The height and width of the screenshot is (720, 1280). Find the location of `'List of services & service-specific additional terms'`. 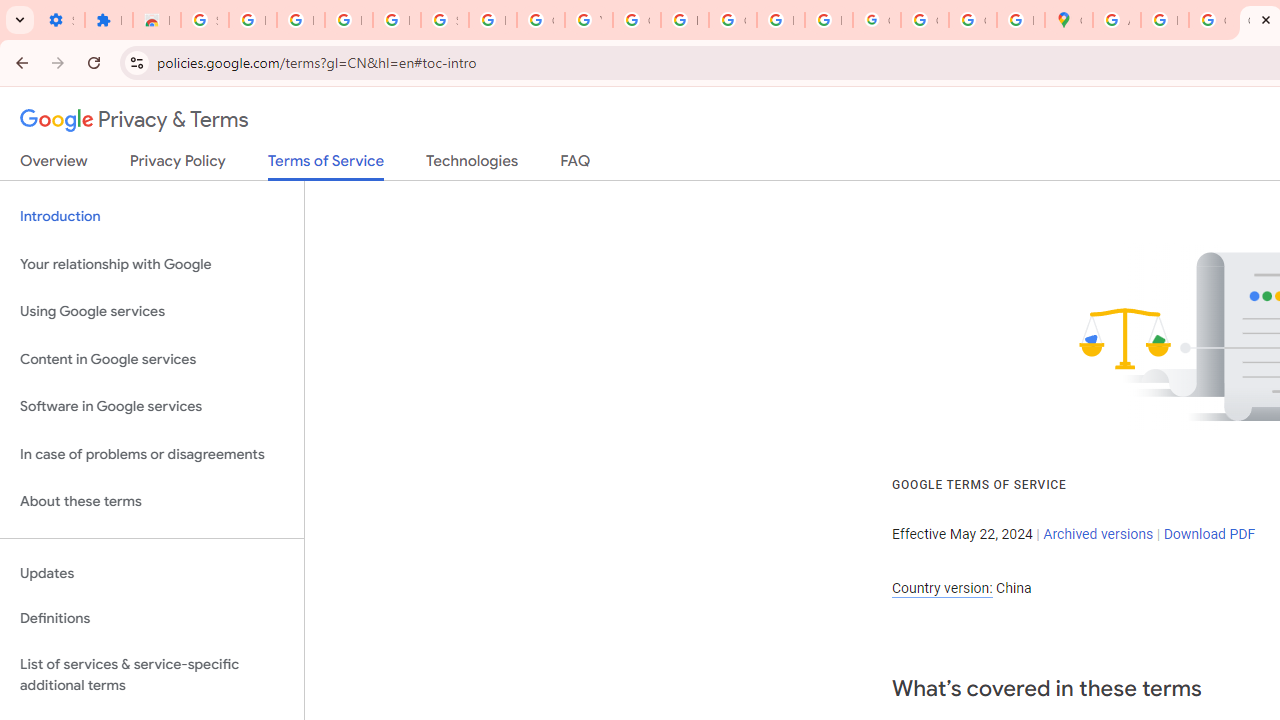

'List of services & service-specific additional terms' is located at coordinates (151, 675).